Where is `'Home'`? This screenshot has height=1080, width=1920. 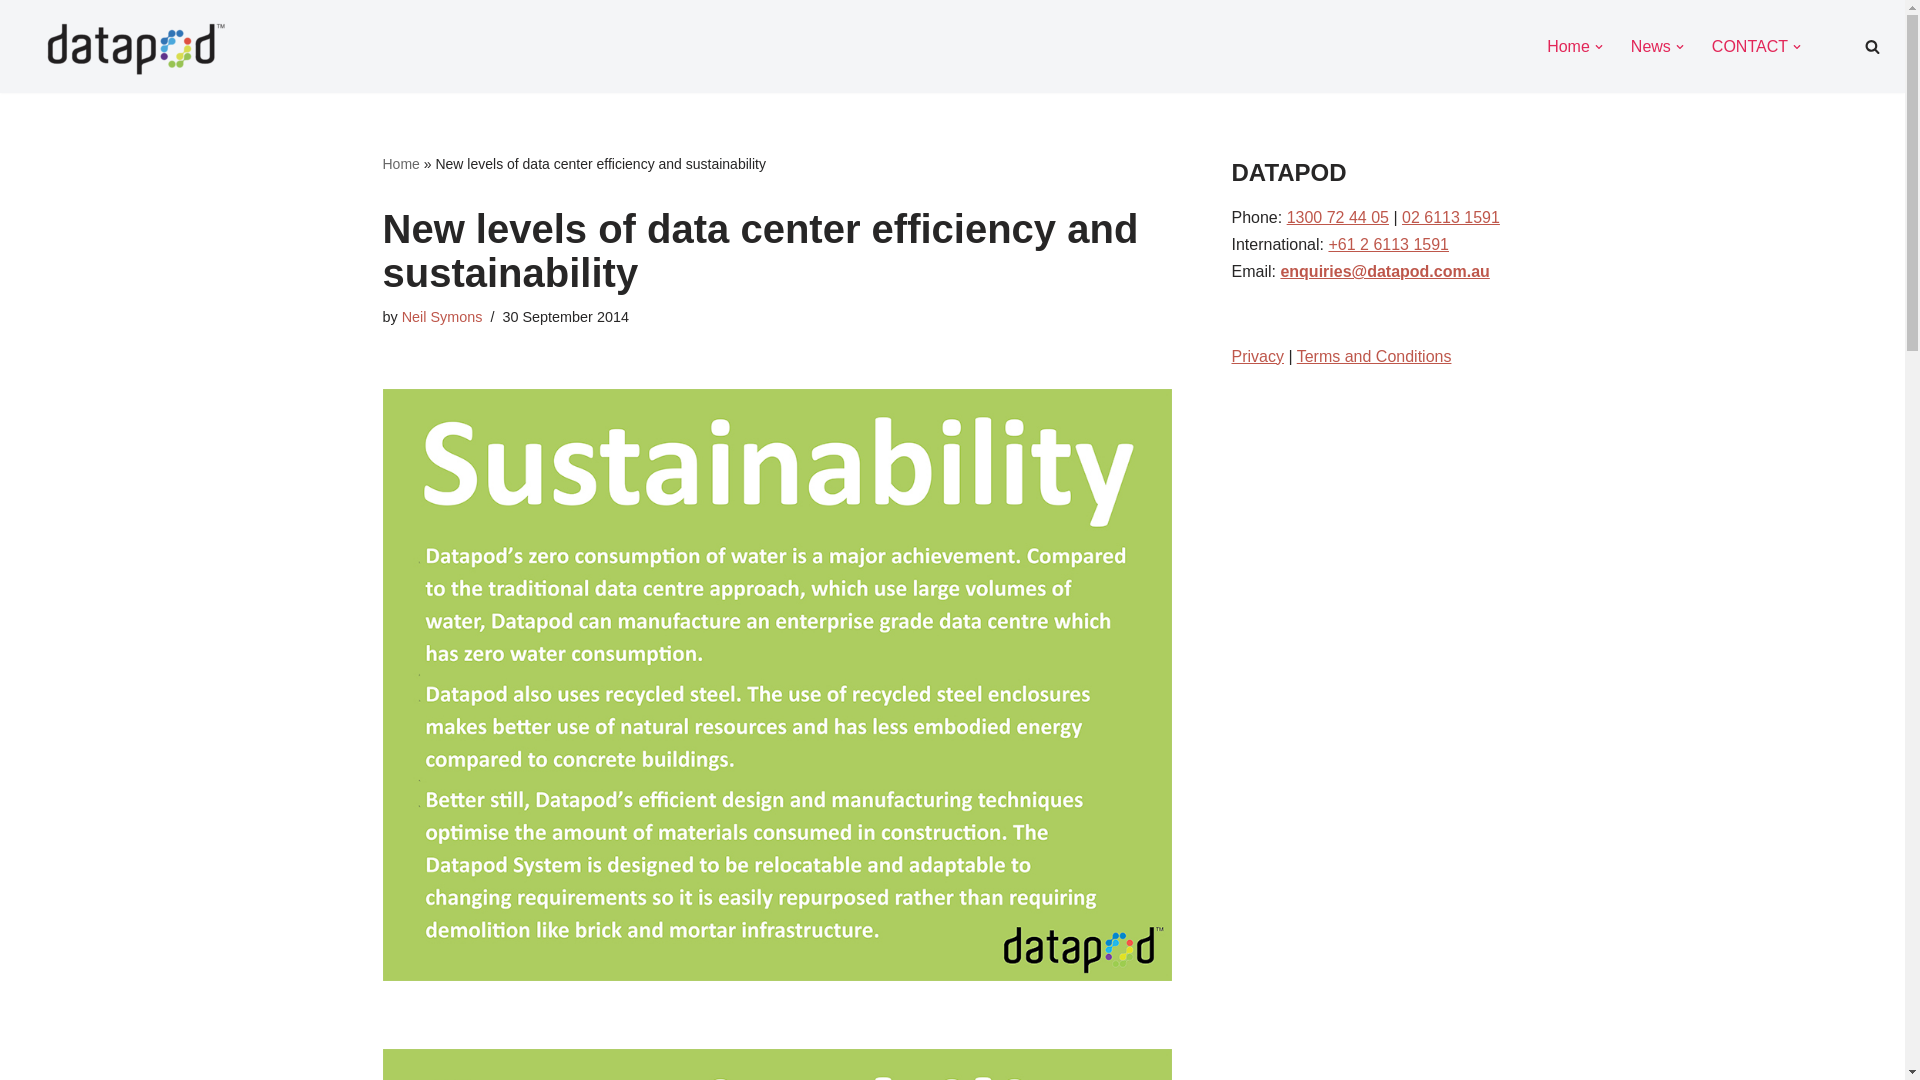 'Home' is located at coordinates (400, 163).